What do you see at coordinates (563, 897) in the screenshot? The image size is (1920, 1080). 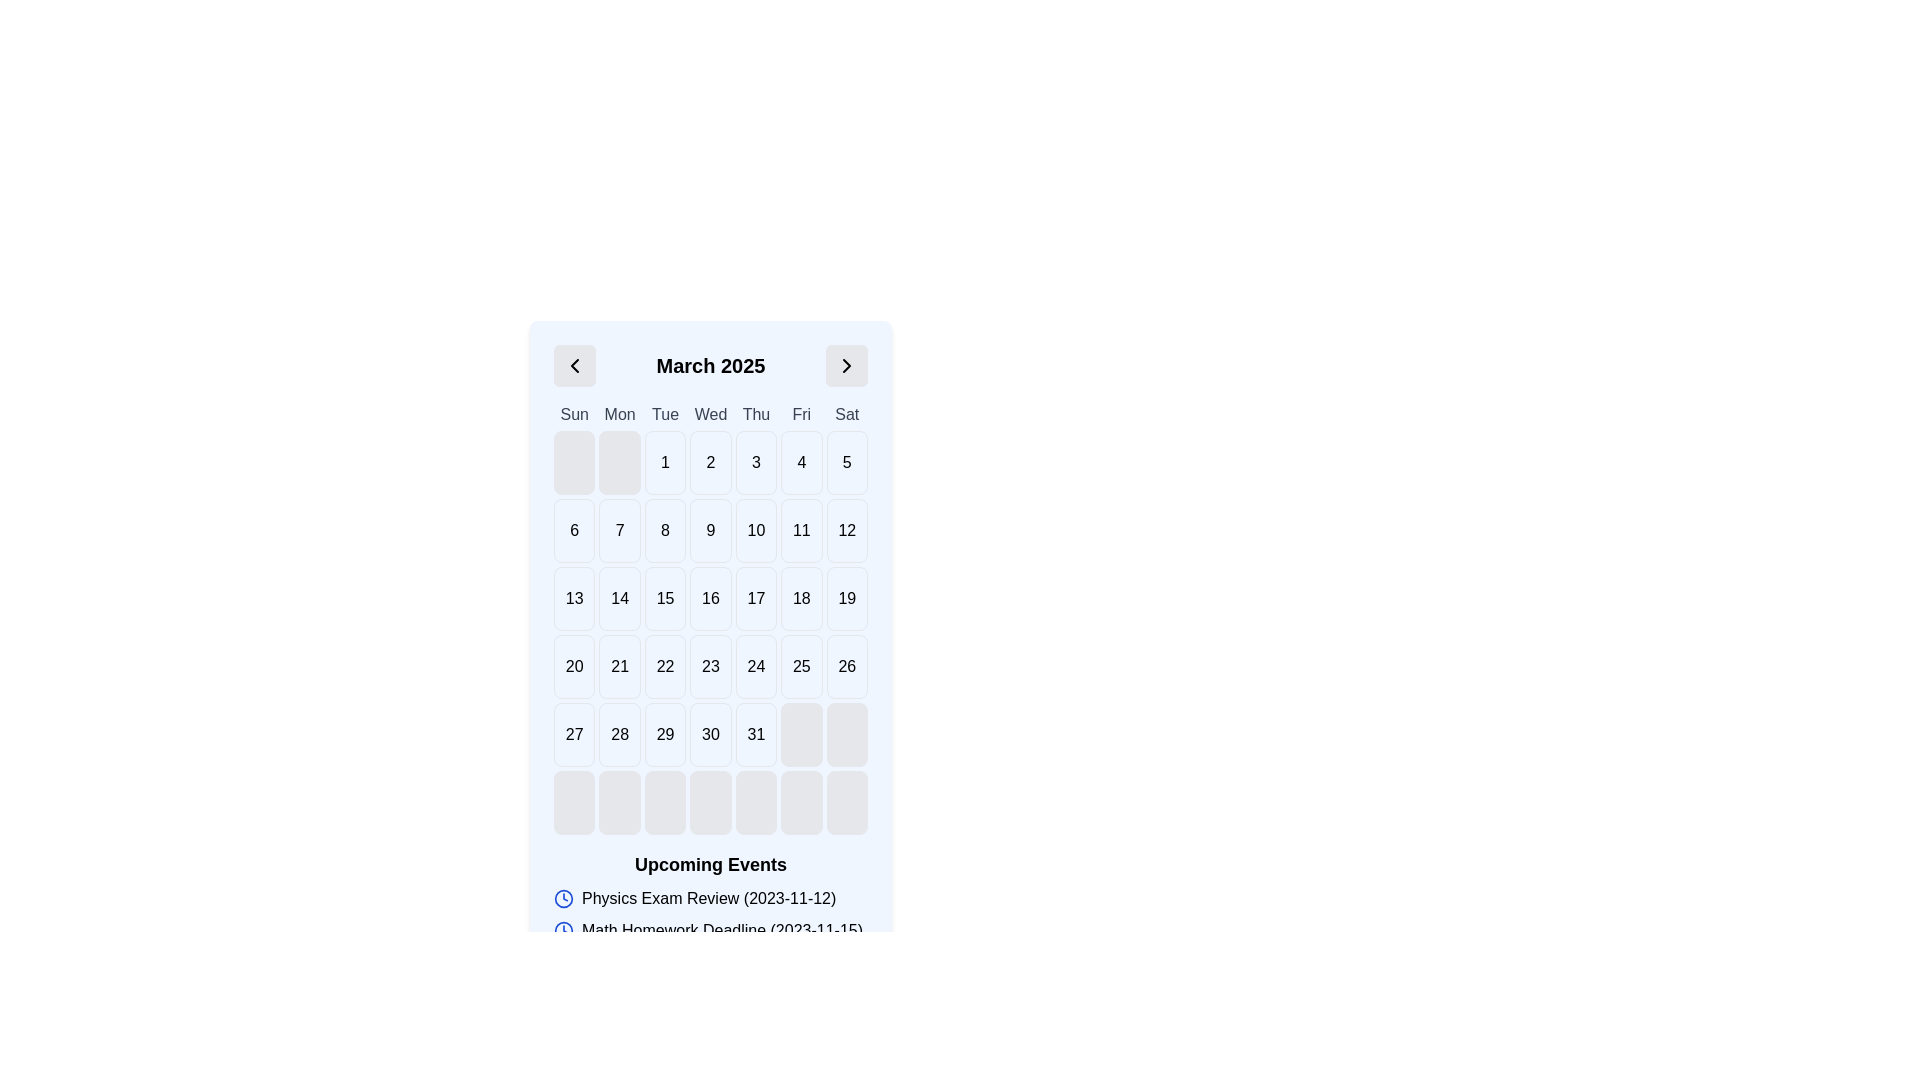 I see `the blue SVG clock icon located to the left of the text 'Physics Exam Review (2023-11-12)' in the 'Upcoming Events' section beneath the calendar` at bounding box center [563, 897].